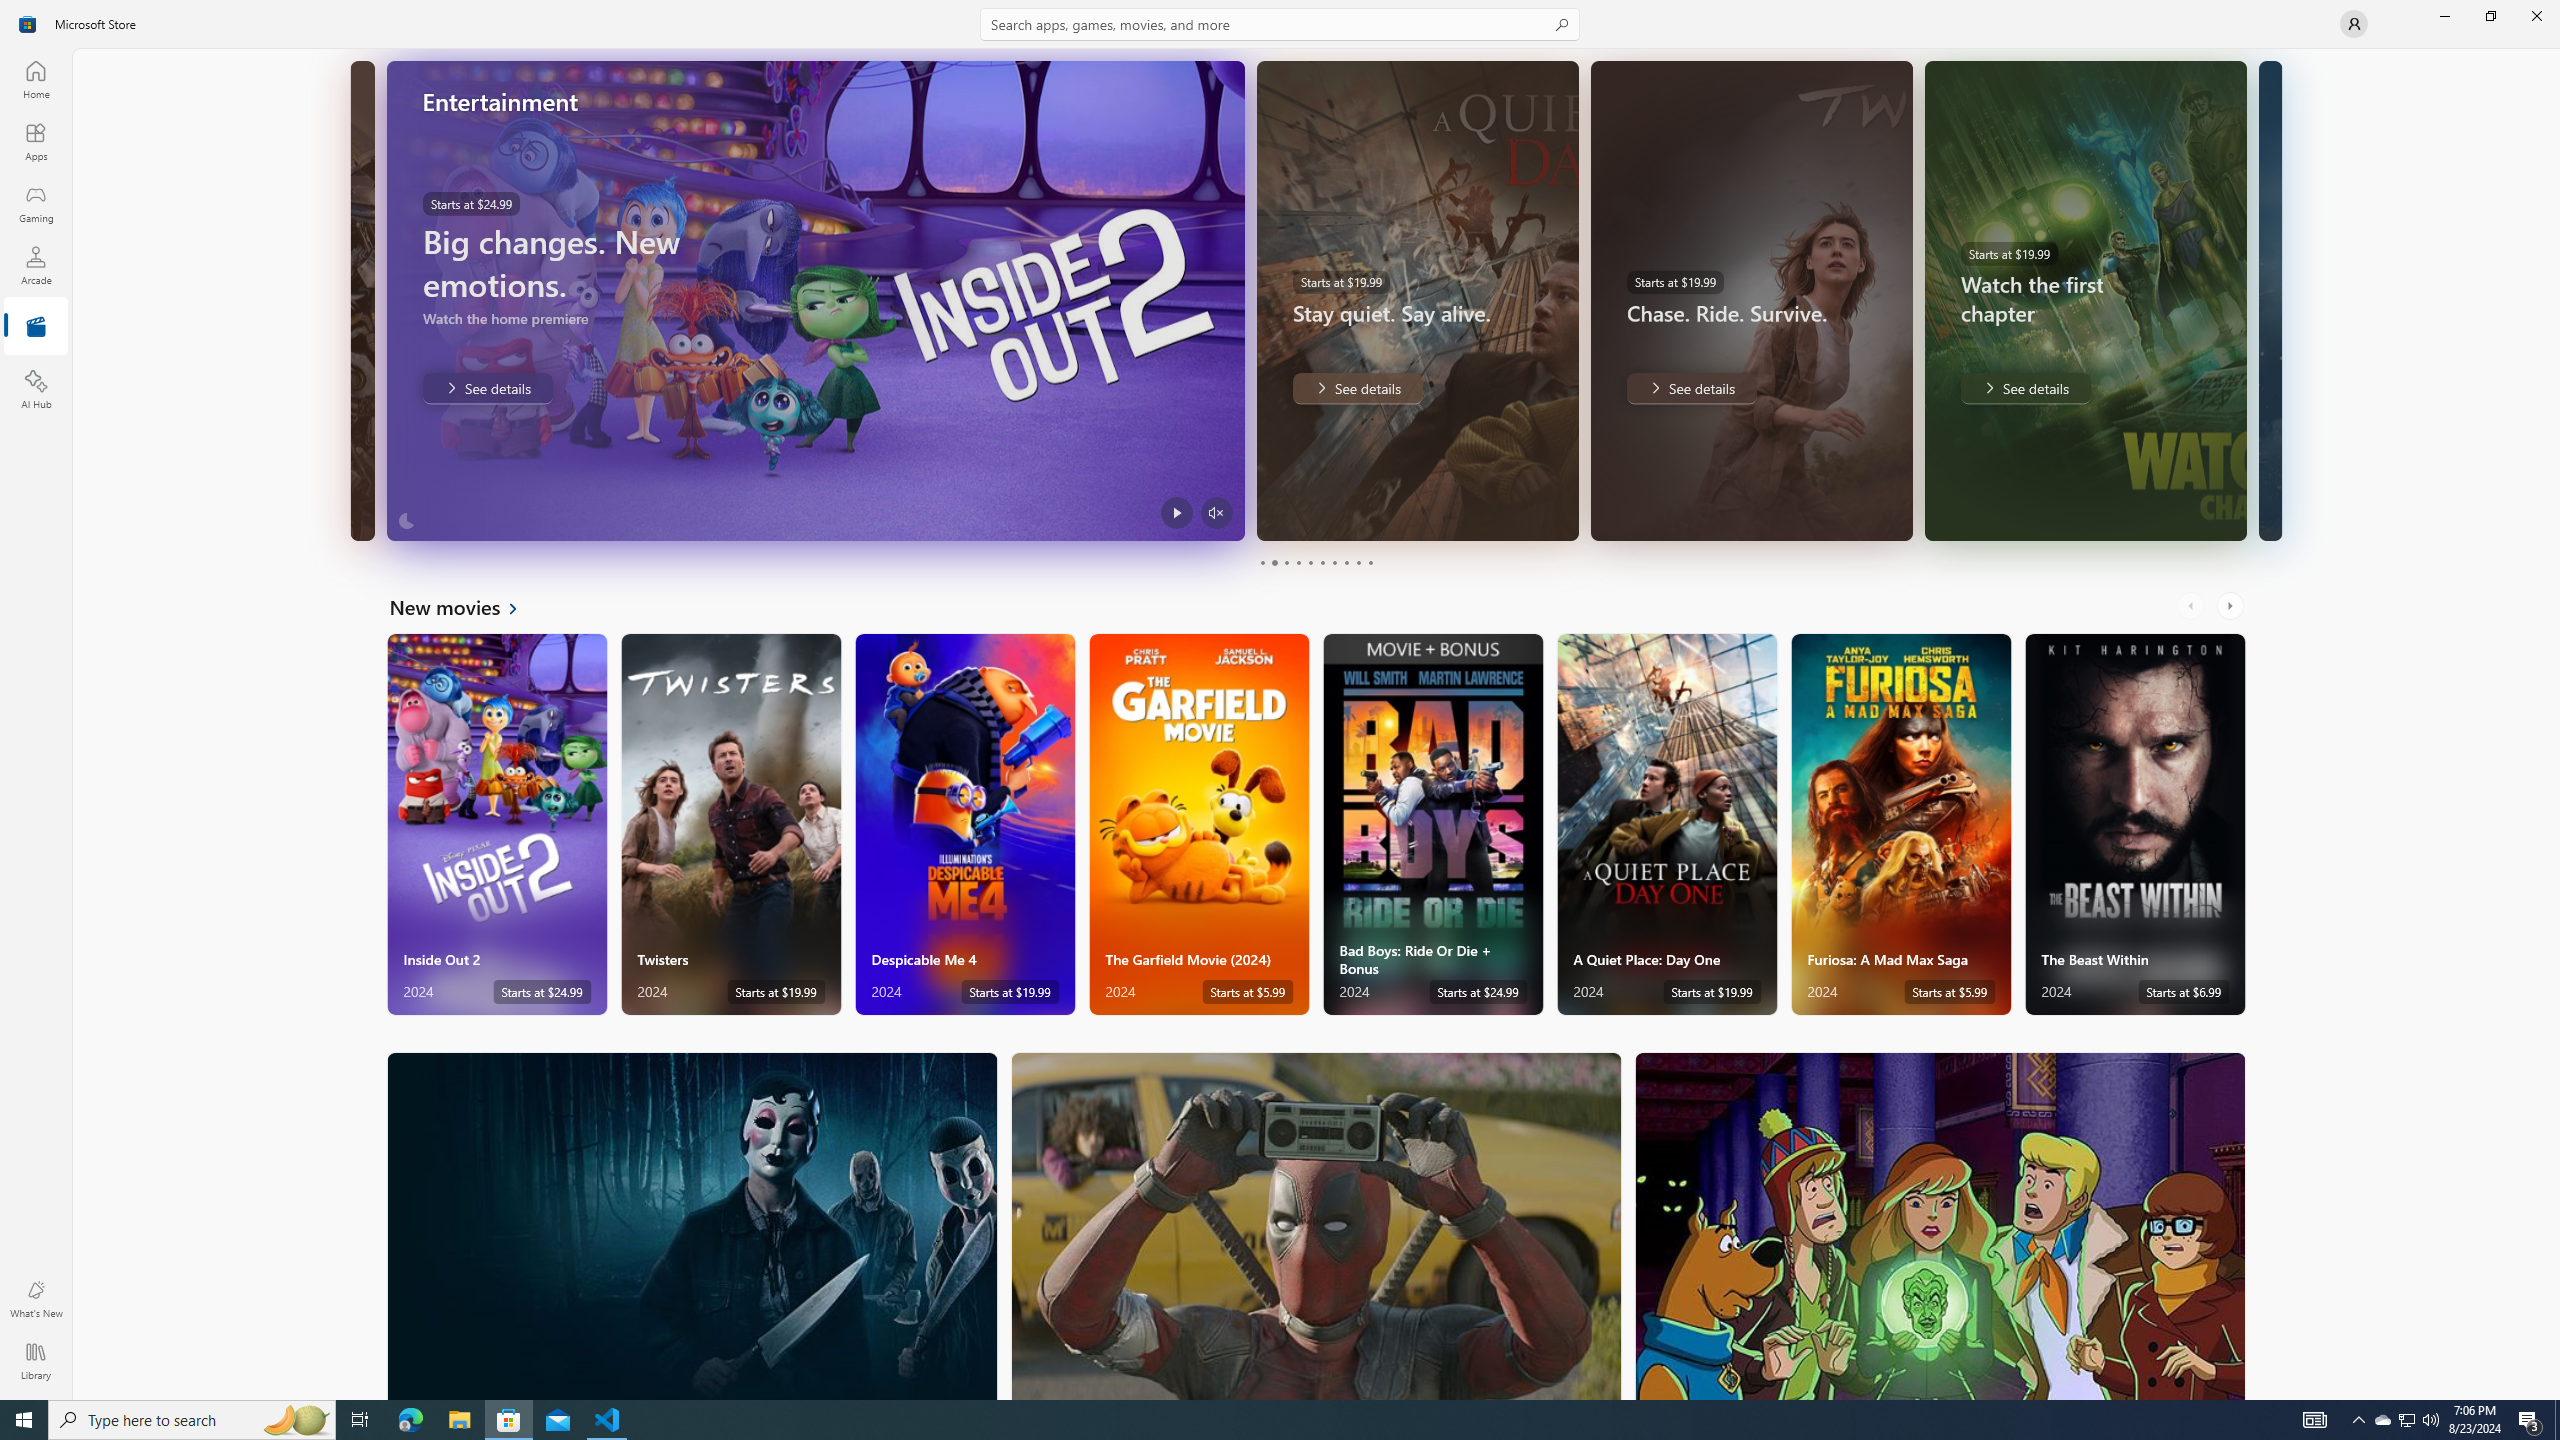 Image resolution: width=2560 pixels, height=1440 pixels. Describe the element at coordinates (1308, 562) in the screenshot. I see `'Page 5'` at that location.